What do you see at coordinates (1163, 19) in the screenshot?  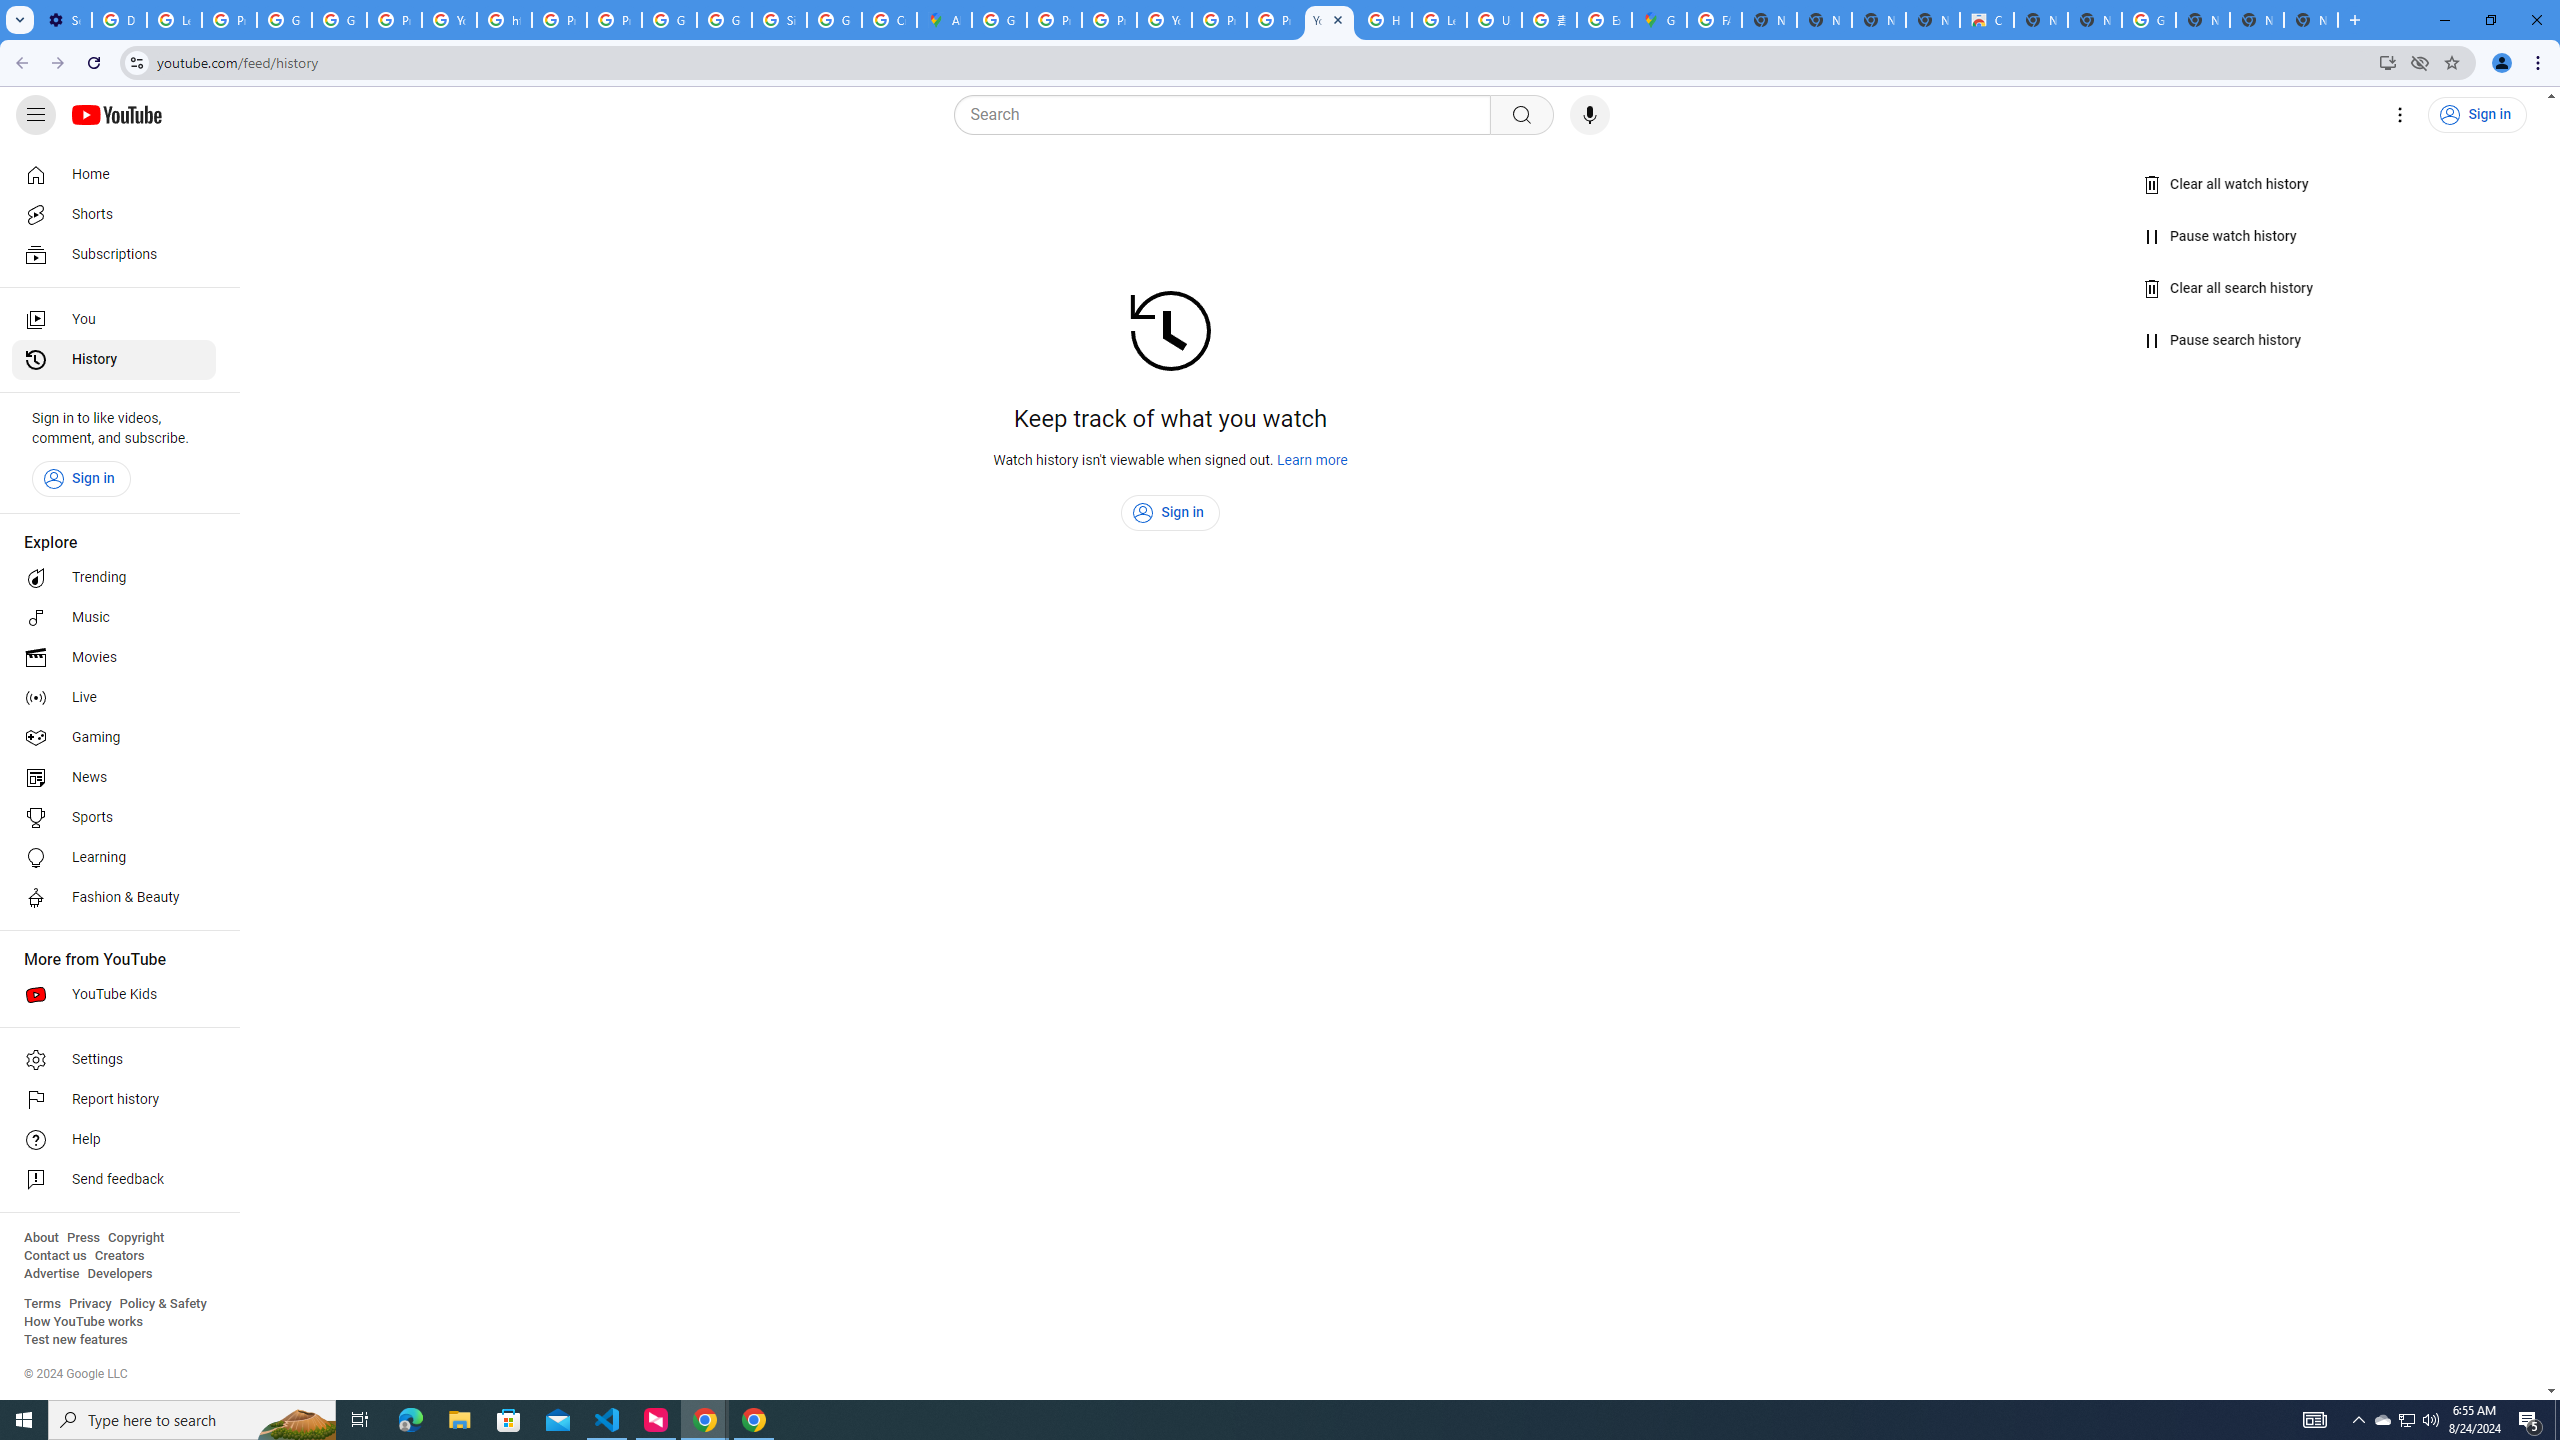 I see `'YouTube'` at bounding box center [1163, 19].